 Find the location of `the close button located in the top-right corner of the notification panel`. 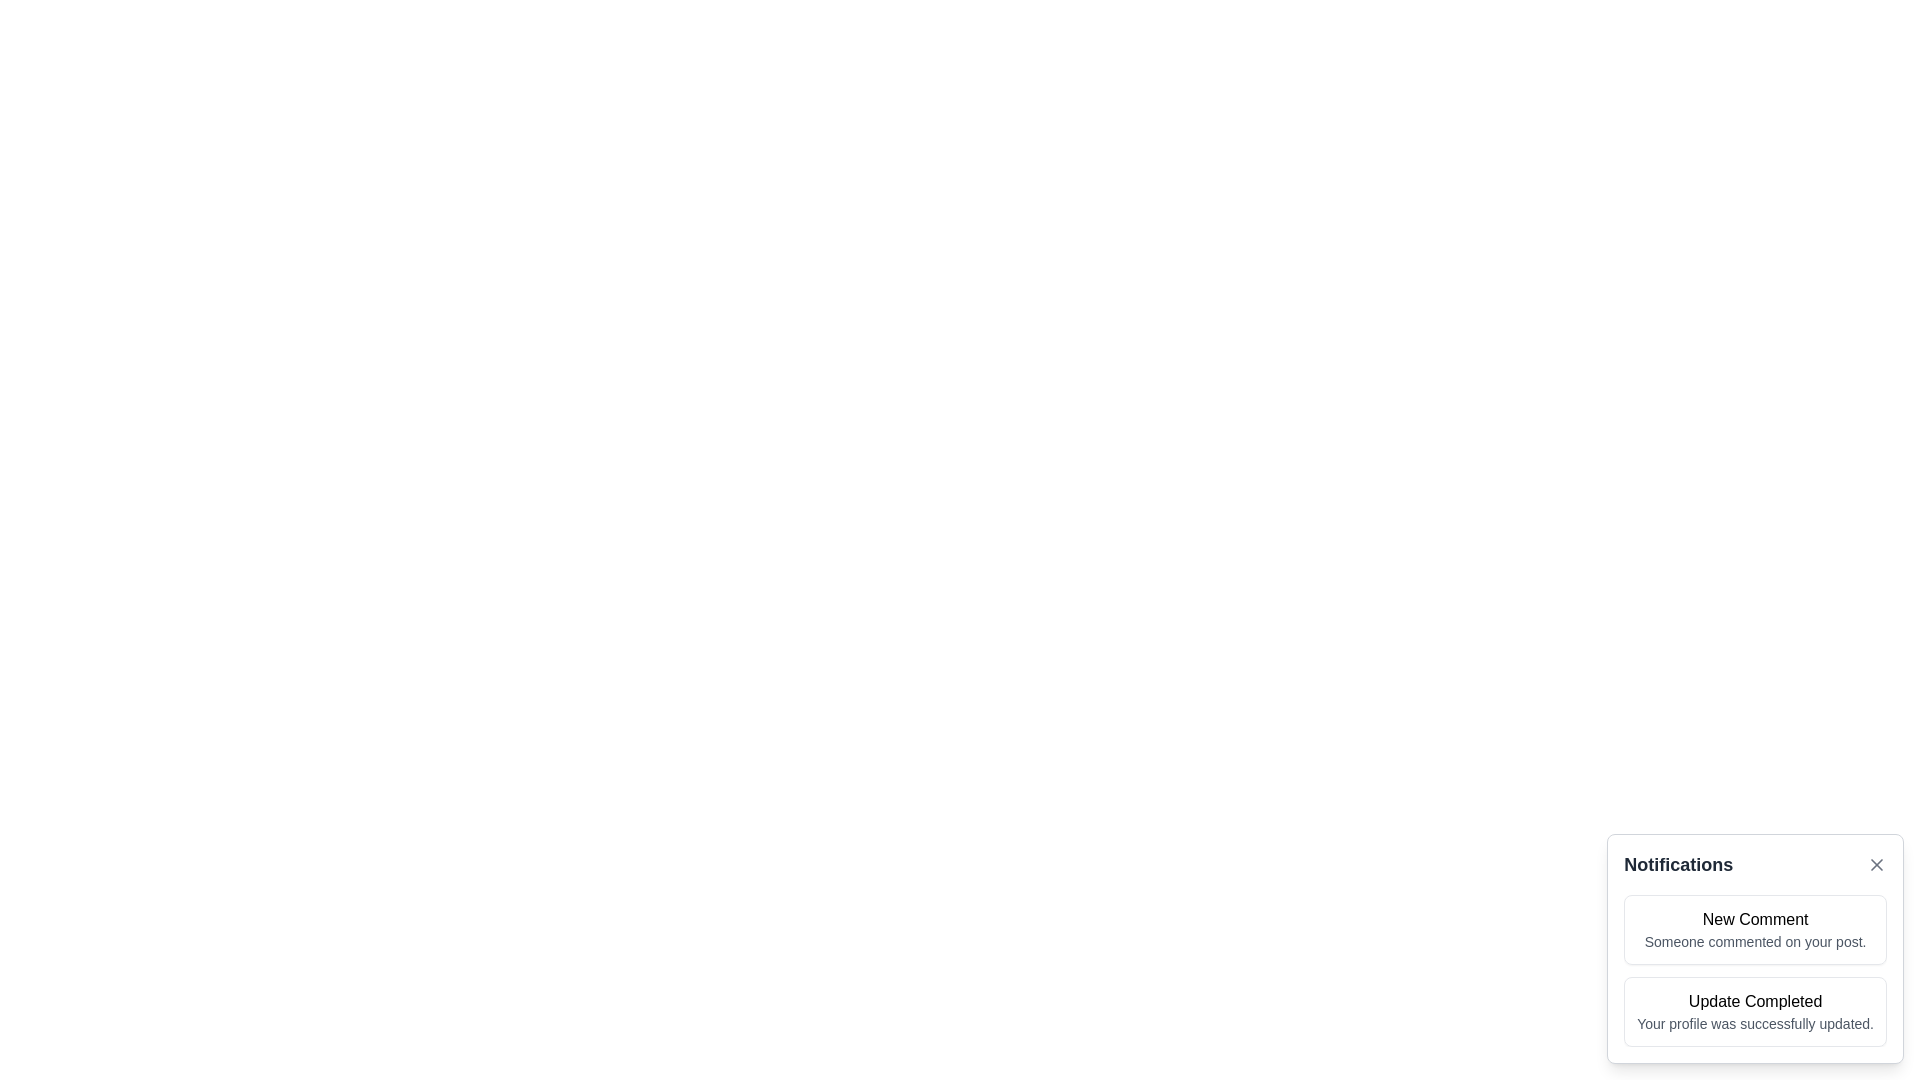

the close button located in the top-right corner of the notification panel is located at coordinates (1875, 863).